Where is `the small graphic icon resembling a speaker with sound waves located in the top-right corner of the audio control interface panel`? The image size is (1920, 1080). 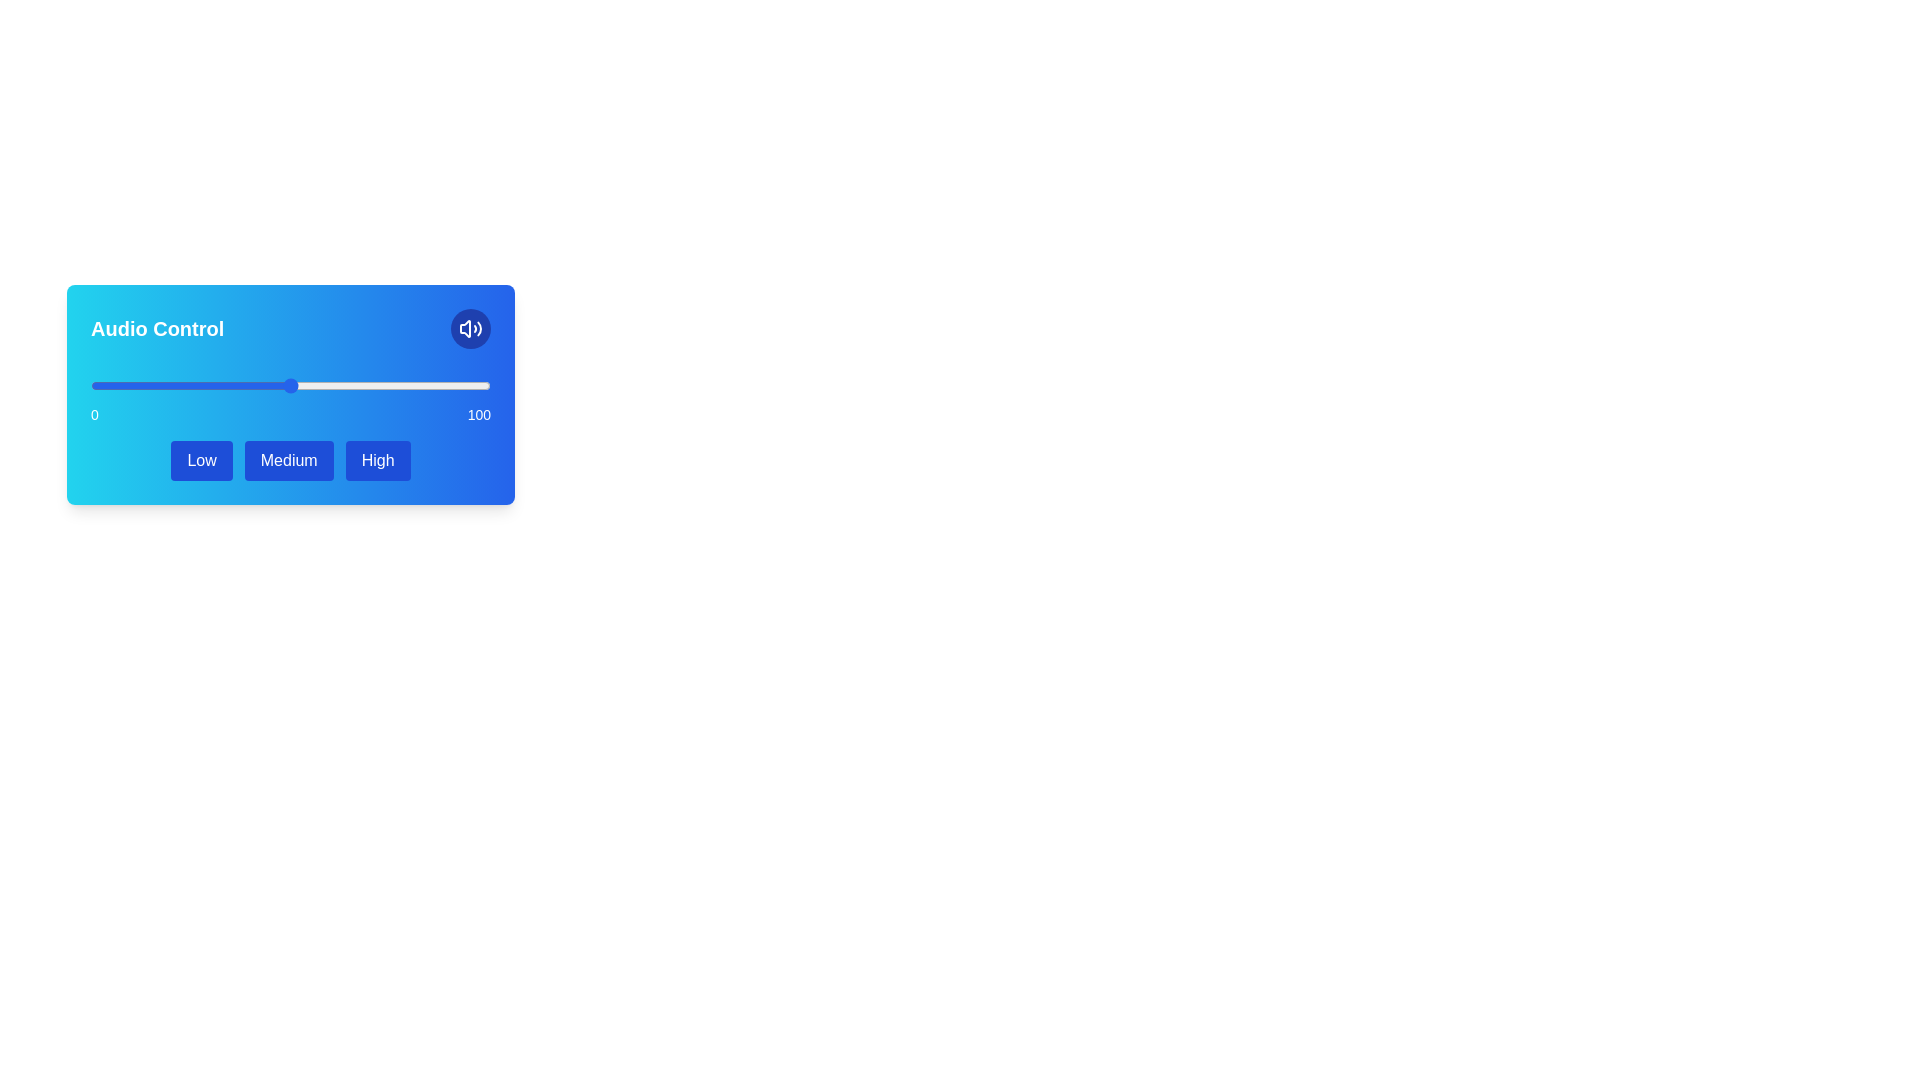
the small graphic icon resembling a speaker with sound waves located in the top-right corner of the audio control interface panel is located at coordinates (464, 327).